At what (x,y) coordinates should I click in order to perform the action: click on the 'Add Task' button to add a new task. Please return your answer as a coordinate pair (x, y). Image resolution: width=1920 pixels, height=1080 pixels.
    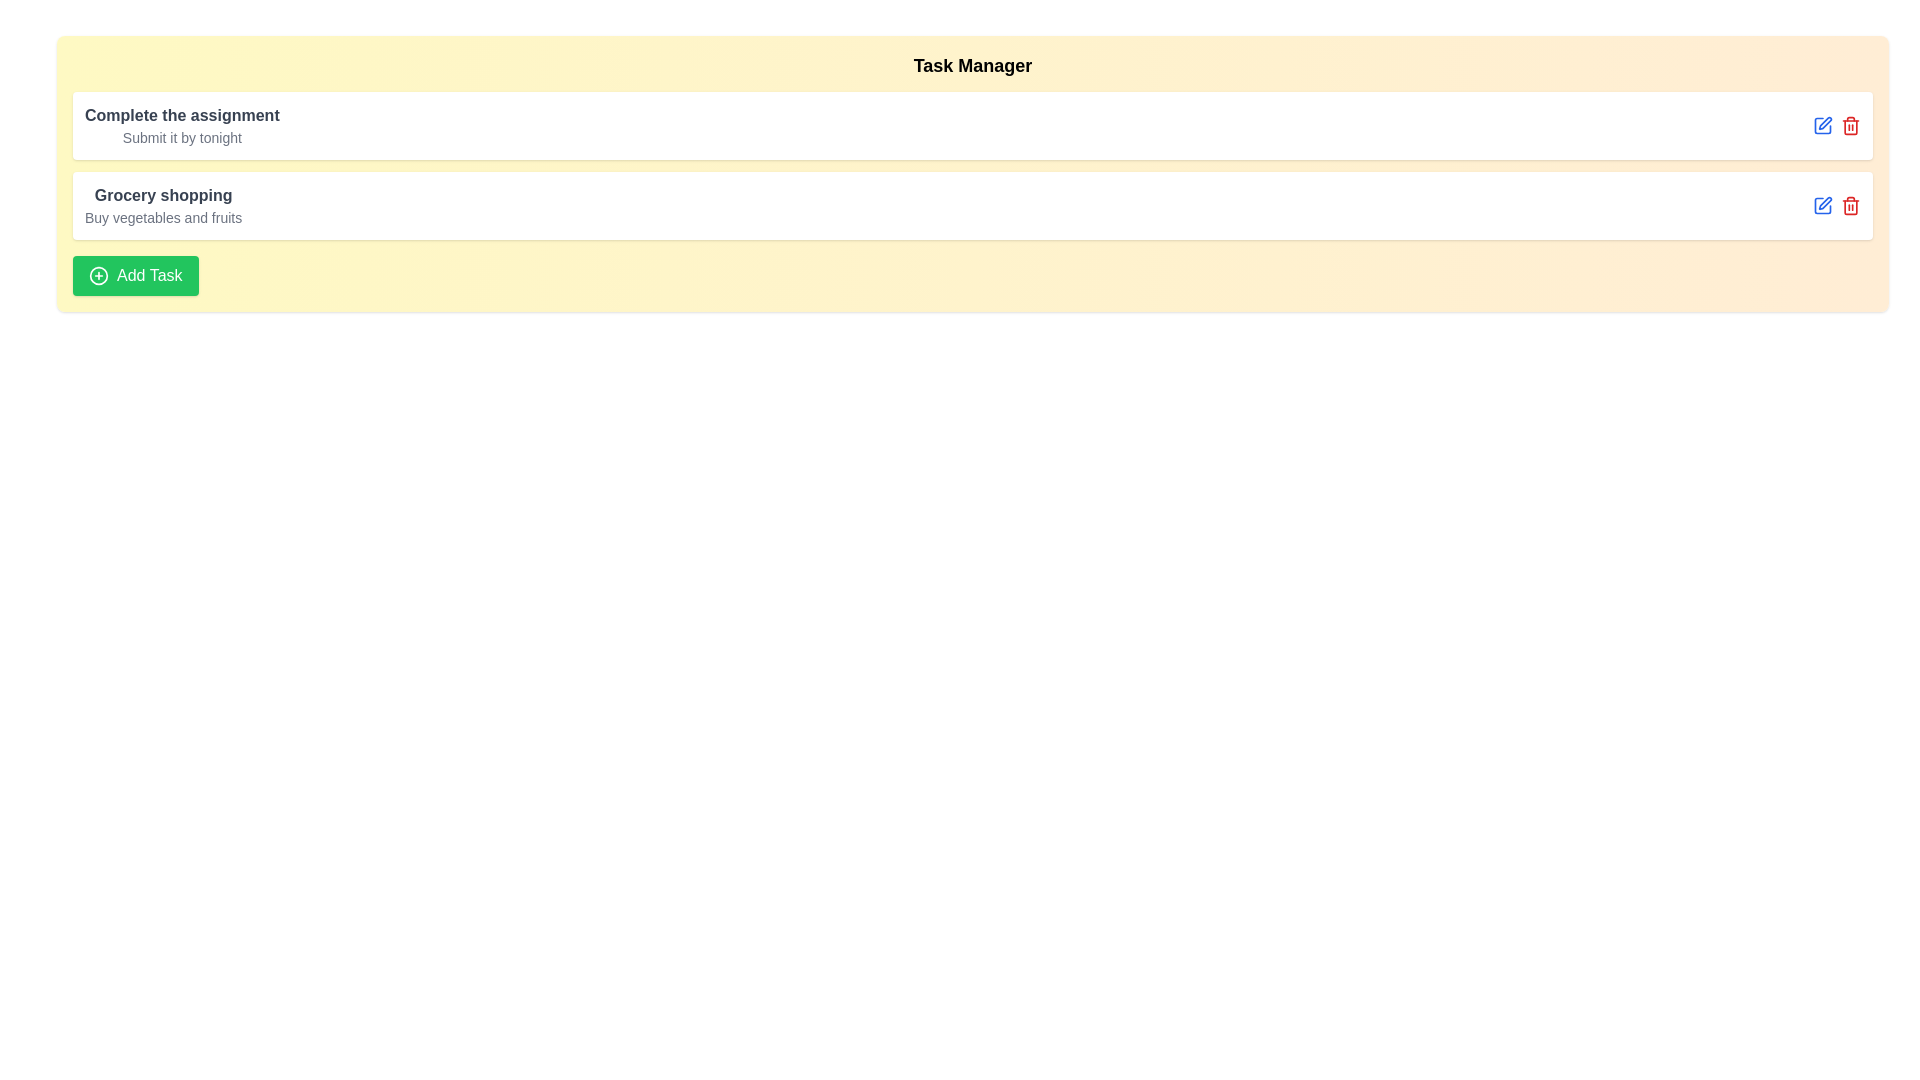
    Looking at the image, I should click on (134, 276).